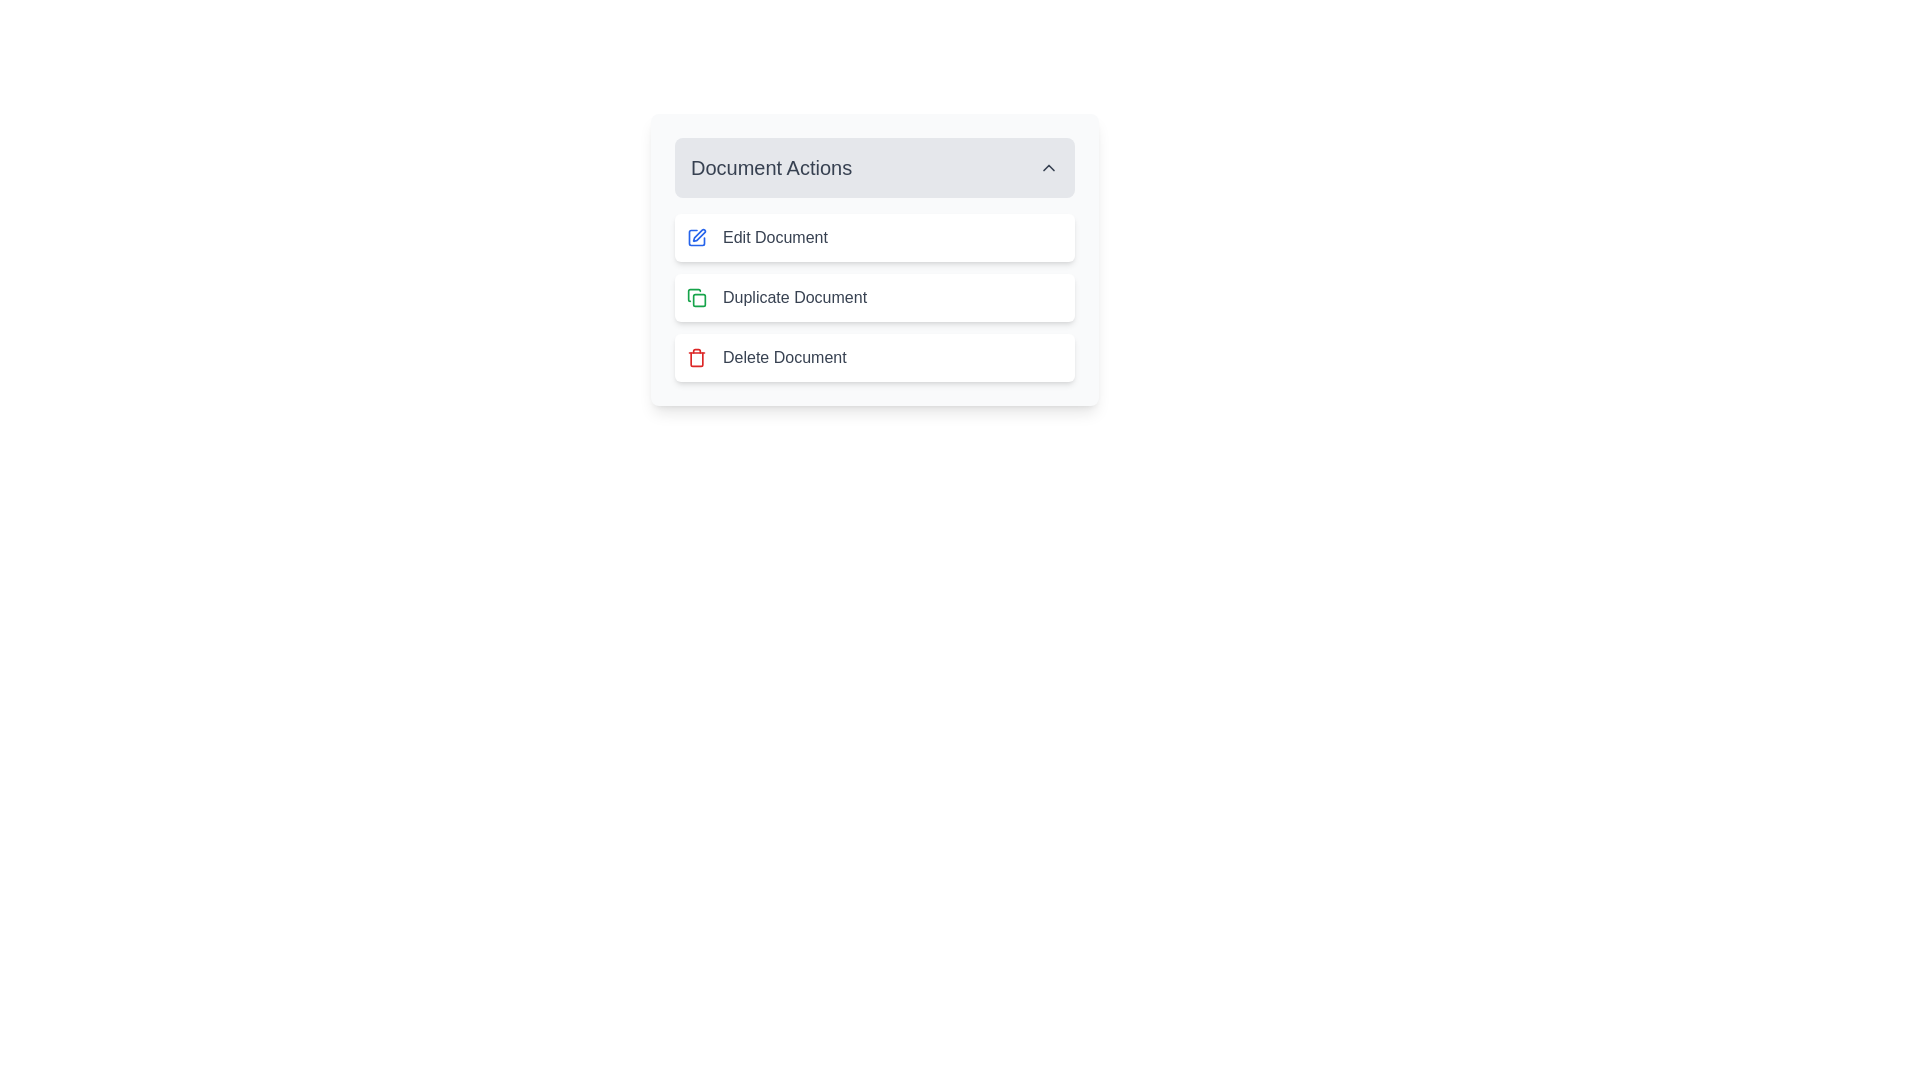 The width and height of the screenshot is (1920, 1080). I want to click on text of the third interactive list item labeled 'Delete' in the 'Document Actions' panel, which is positioned below the 'Duplicate Document' option and has a red trash icon to its left, so click(783, 357).